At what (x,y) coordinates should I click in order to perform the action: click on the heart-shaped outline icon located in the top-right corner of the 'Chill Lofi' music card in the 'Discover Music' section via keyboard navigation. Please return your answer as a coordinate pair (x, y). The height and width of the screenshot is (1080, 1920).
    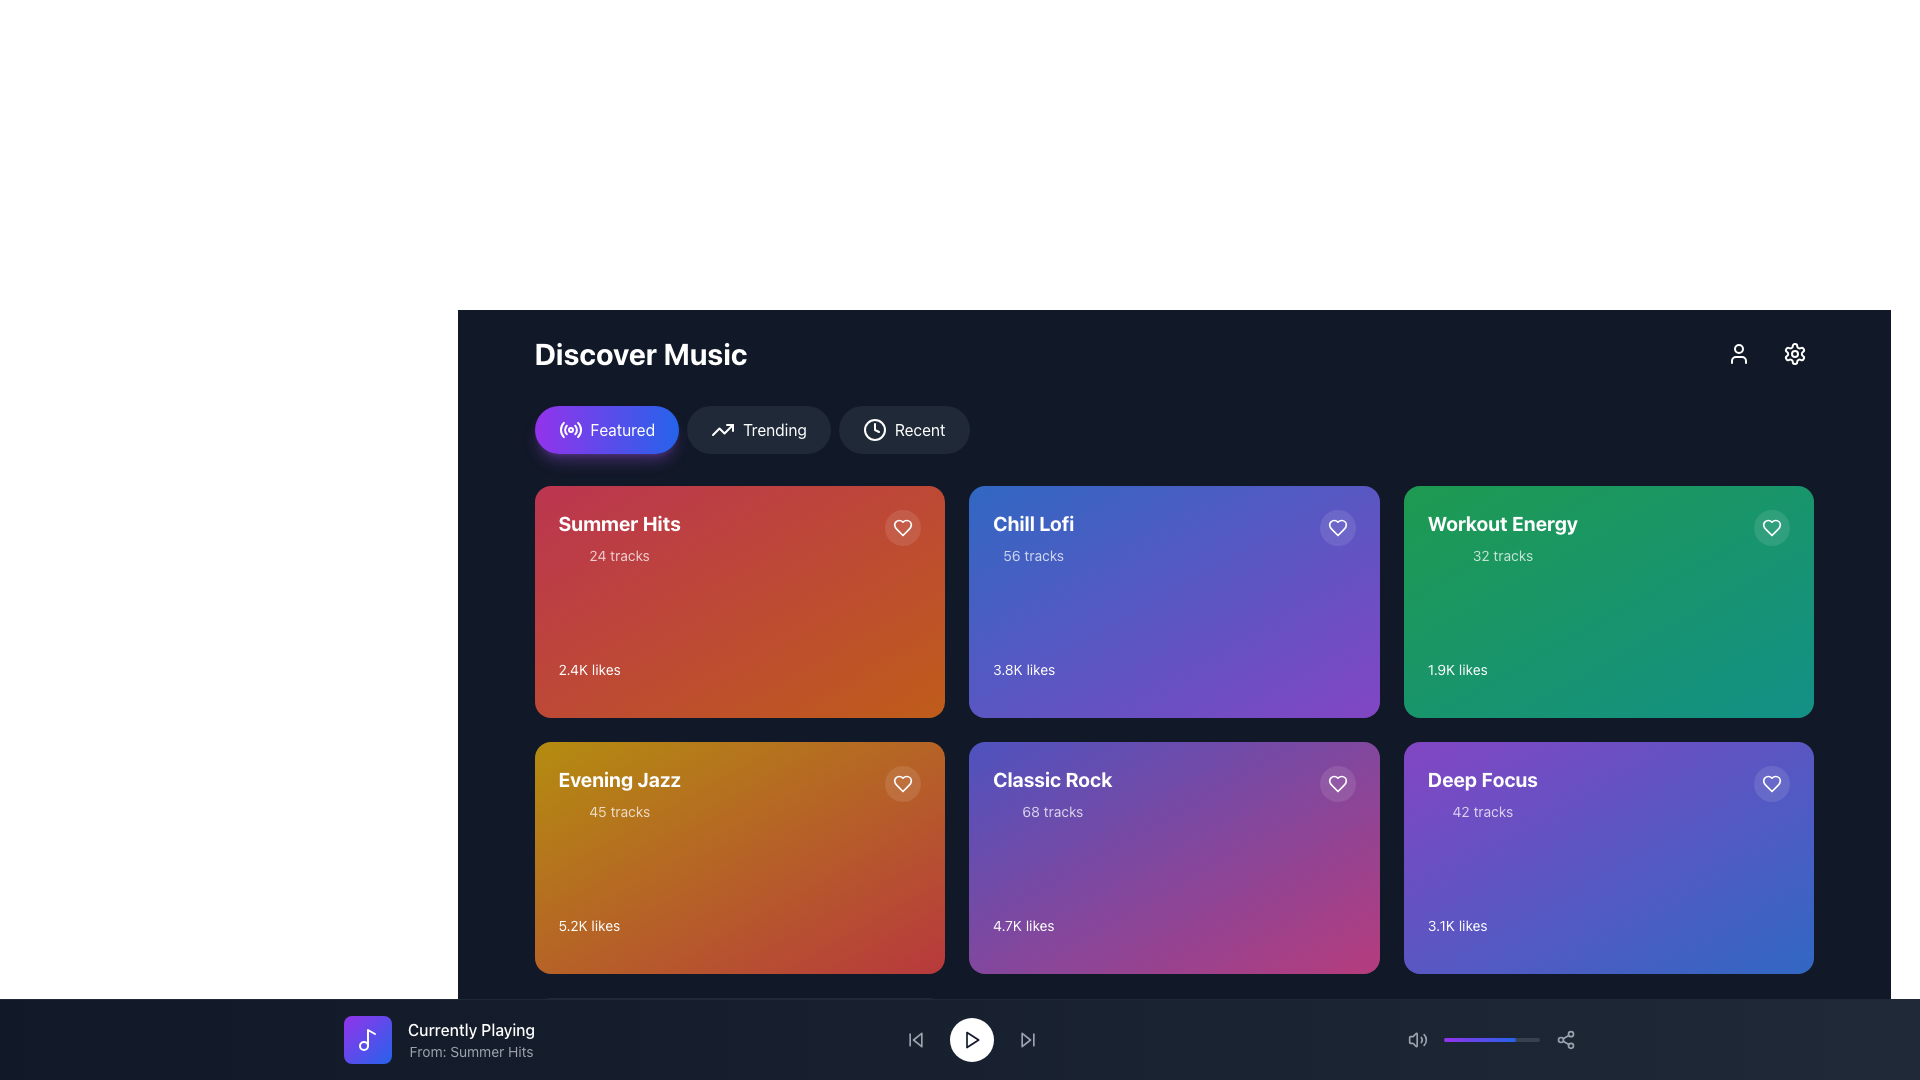
    Looking at the image, I should click on (1337, 527).